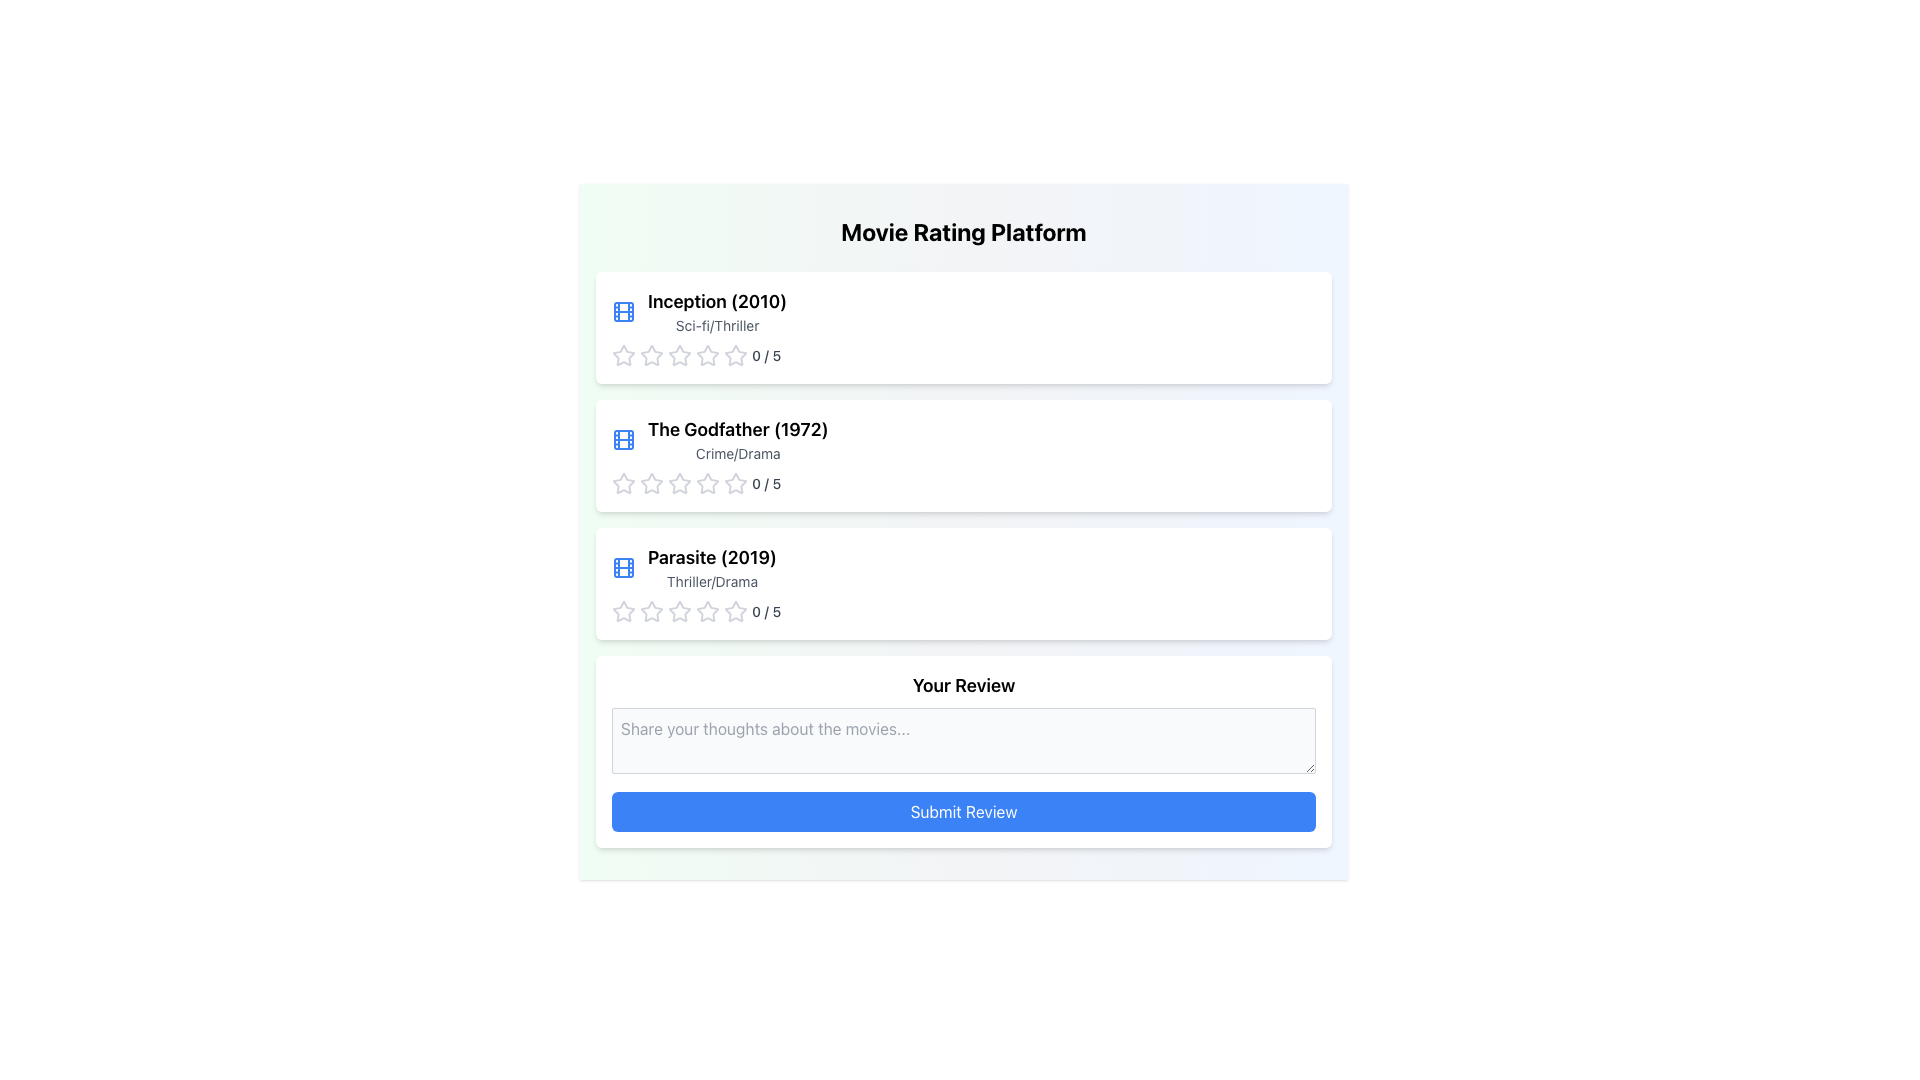 Image resolution: width=1920 pixels, height=1080 pixels. I want to click on the star rating display and selector for the movie 'Parasite (2019)' to reset the rating, so click(964, 611).